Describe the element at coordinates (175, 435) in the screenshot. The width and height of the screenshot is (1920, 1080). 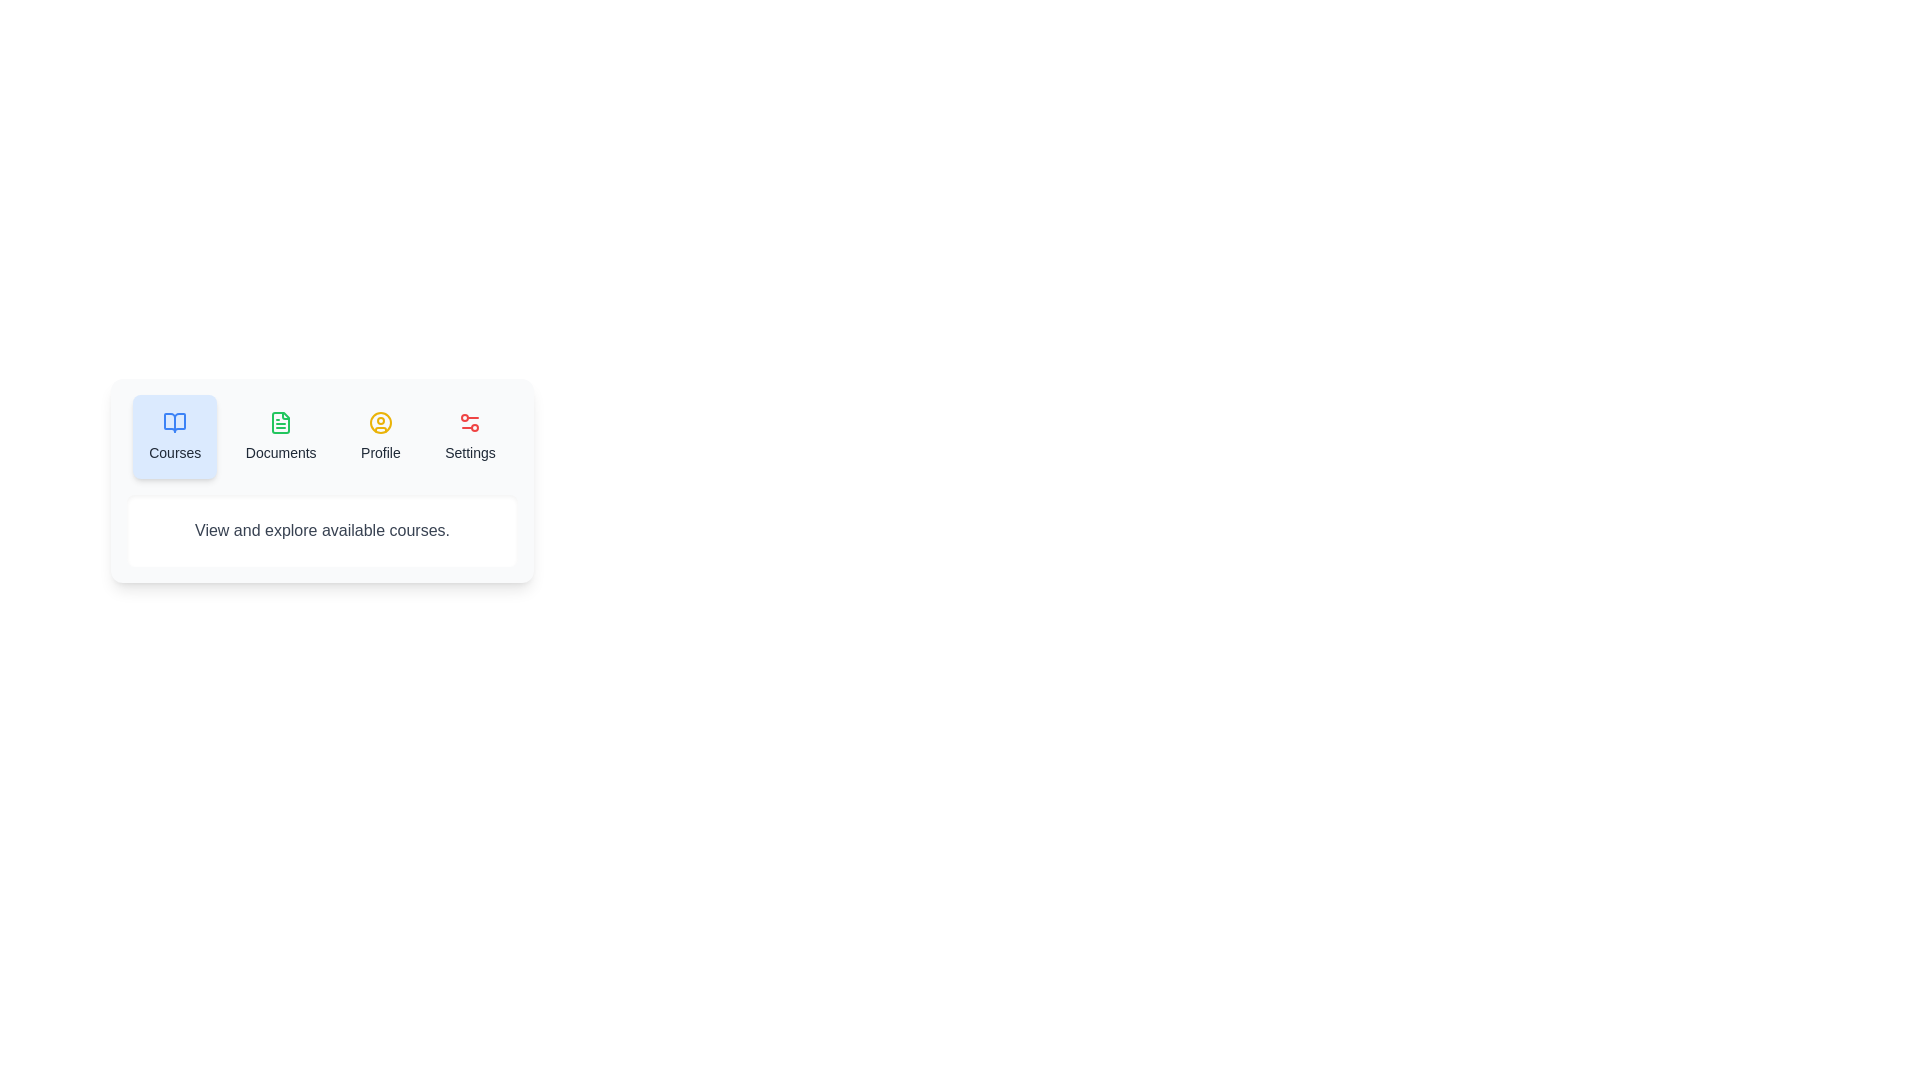
I see `the tab labeled Courses to display its content` at that location.